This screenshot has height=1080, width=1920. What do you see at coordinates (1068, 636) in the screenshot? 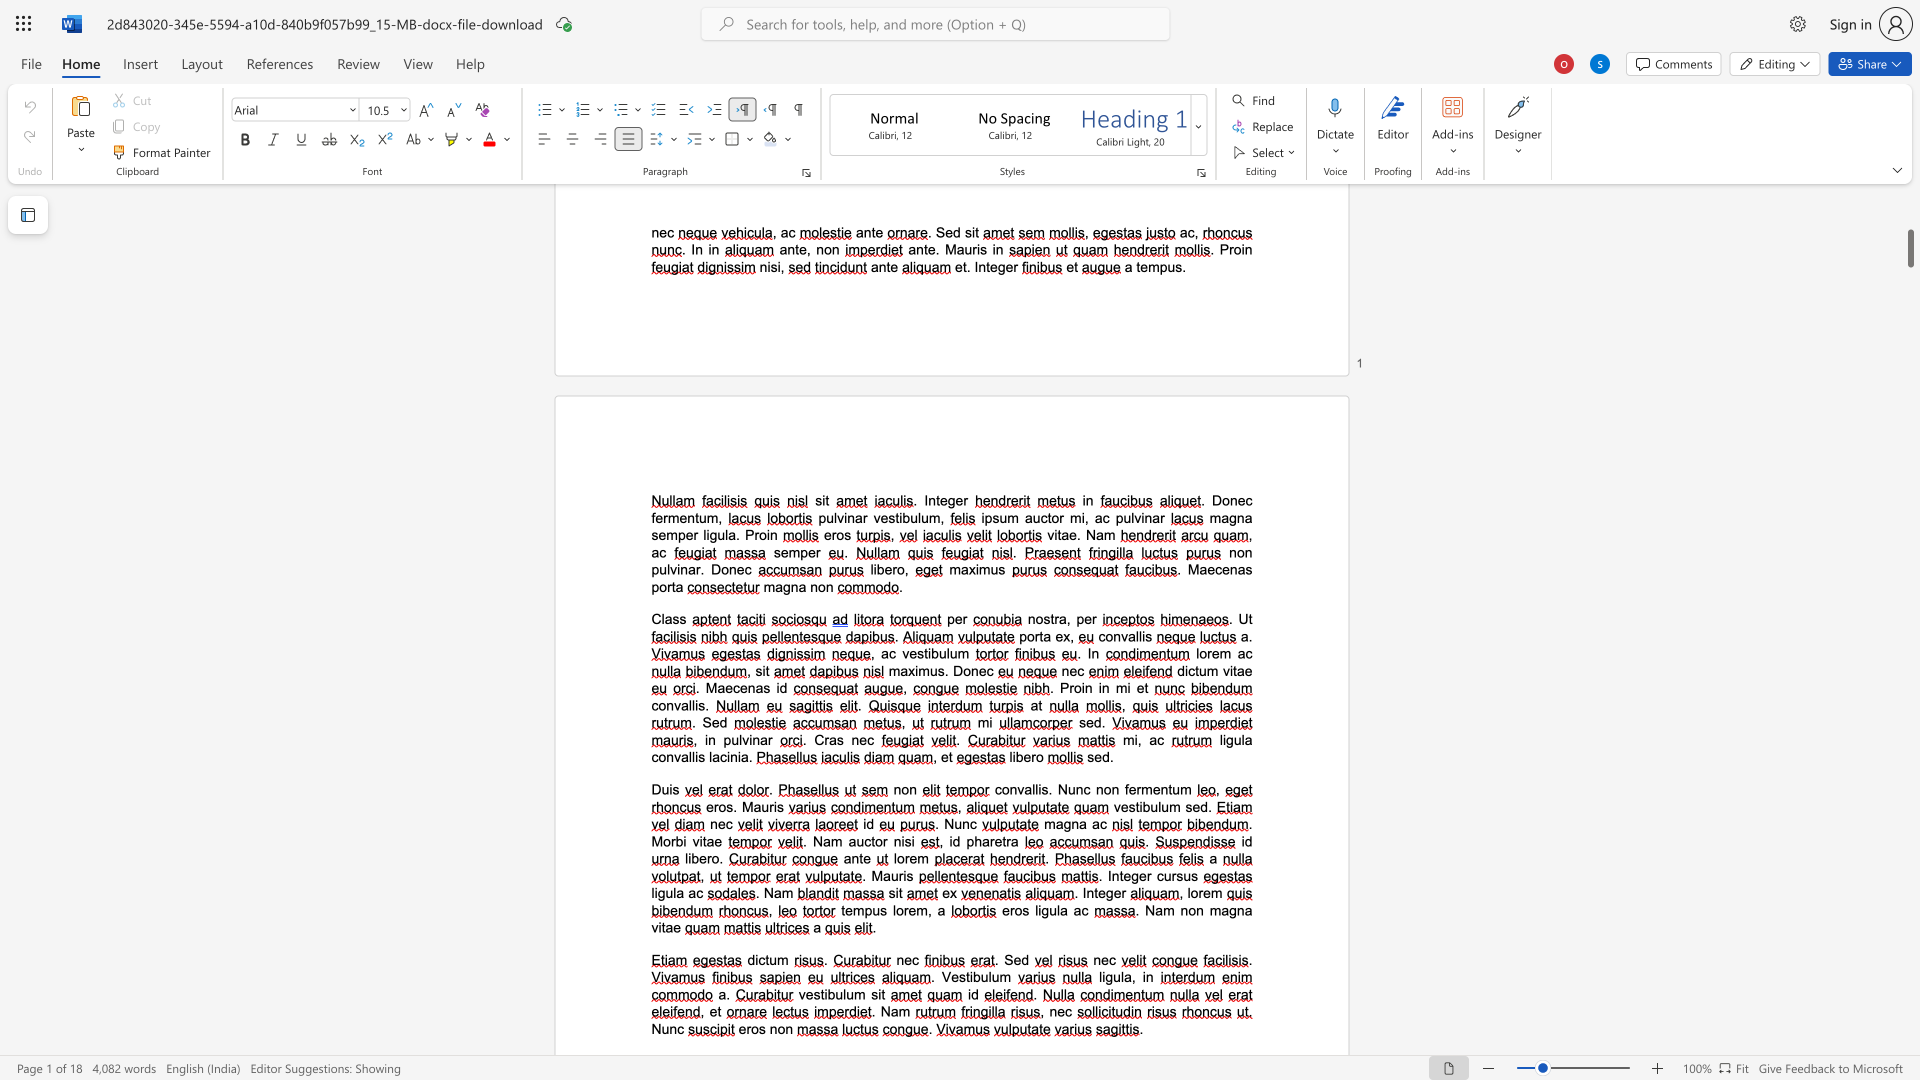
I see `the space between the continuous character "x" and "," in the text` at bounding box center [1068, 636].